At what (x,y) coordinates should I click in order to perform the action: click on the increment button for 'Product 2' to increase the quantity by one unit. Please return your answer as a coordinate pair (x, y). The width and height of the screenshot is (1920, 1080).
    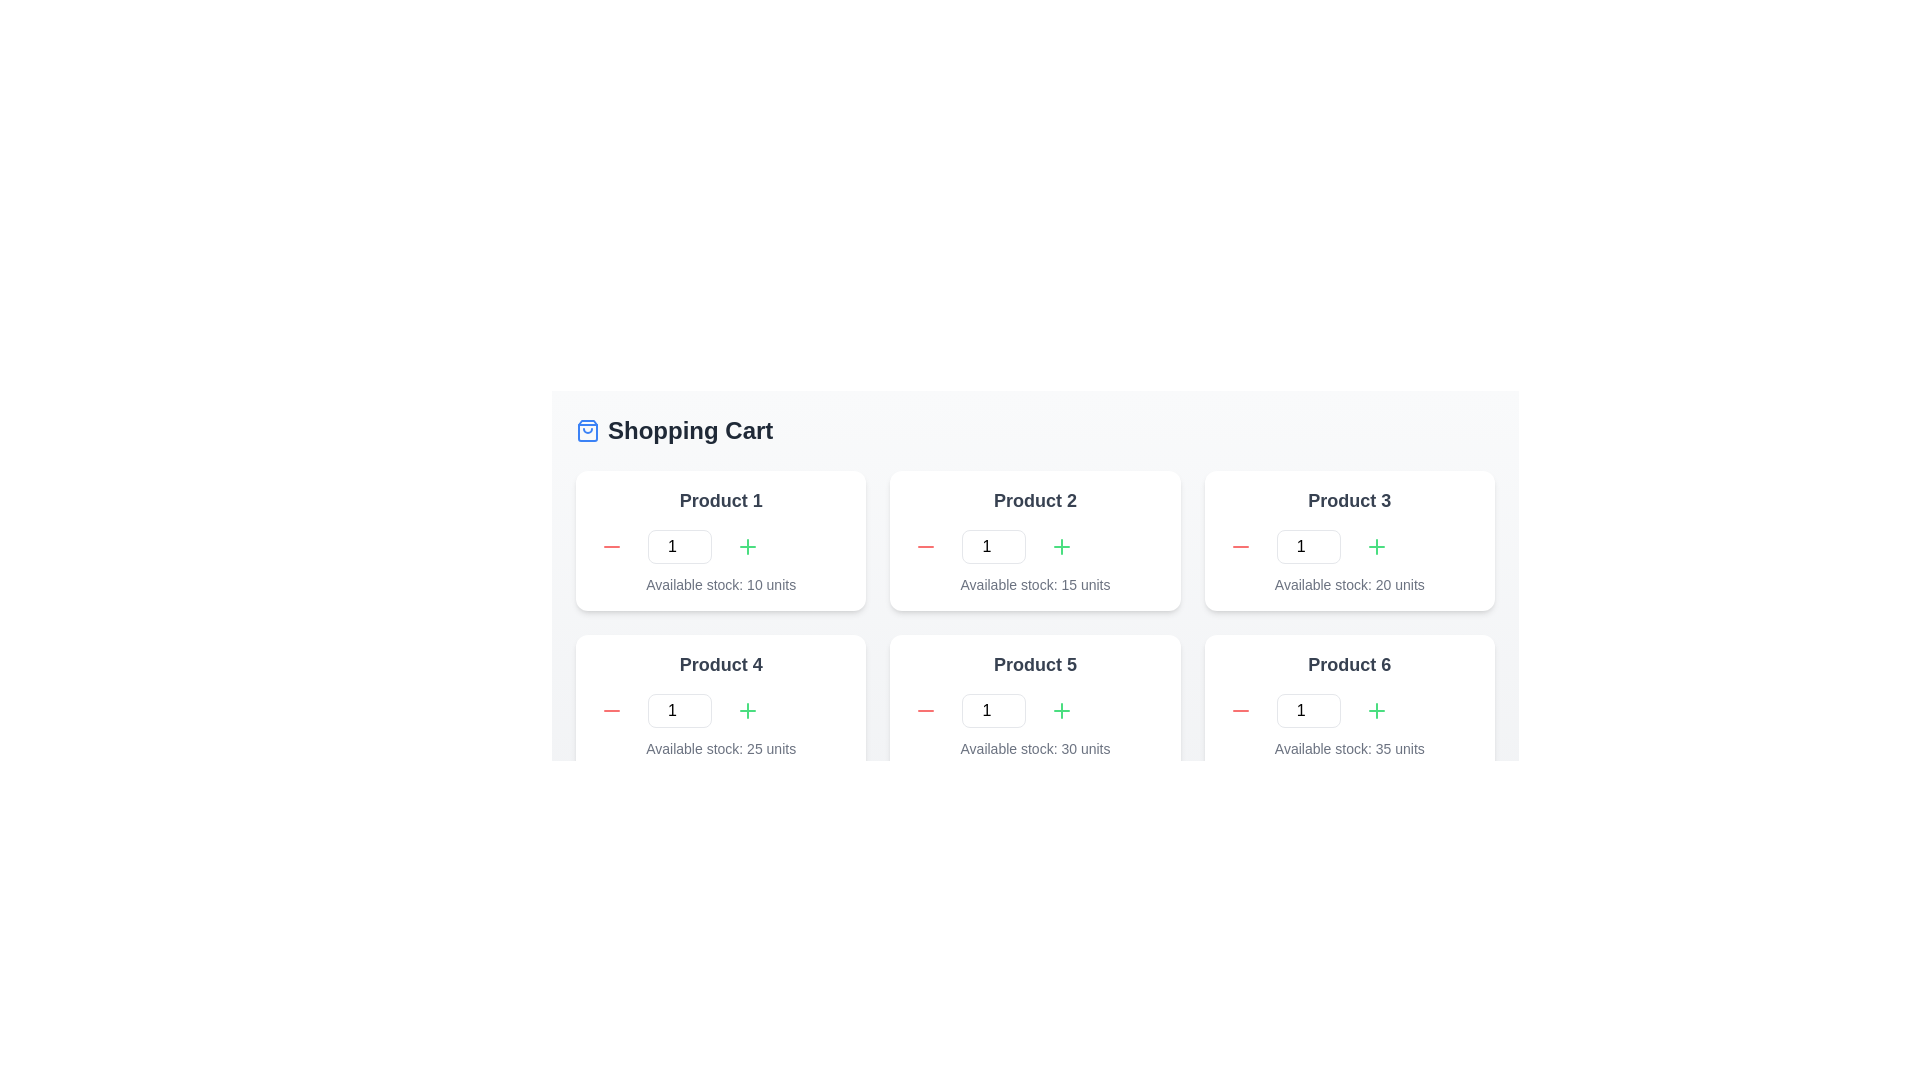
    Looking at the image, I should click on (1061, 547).